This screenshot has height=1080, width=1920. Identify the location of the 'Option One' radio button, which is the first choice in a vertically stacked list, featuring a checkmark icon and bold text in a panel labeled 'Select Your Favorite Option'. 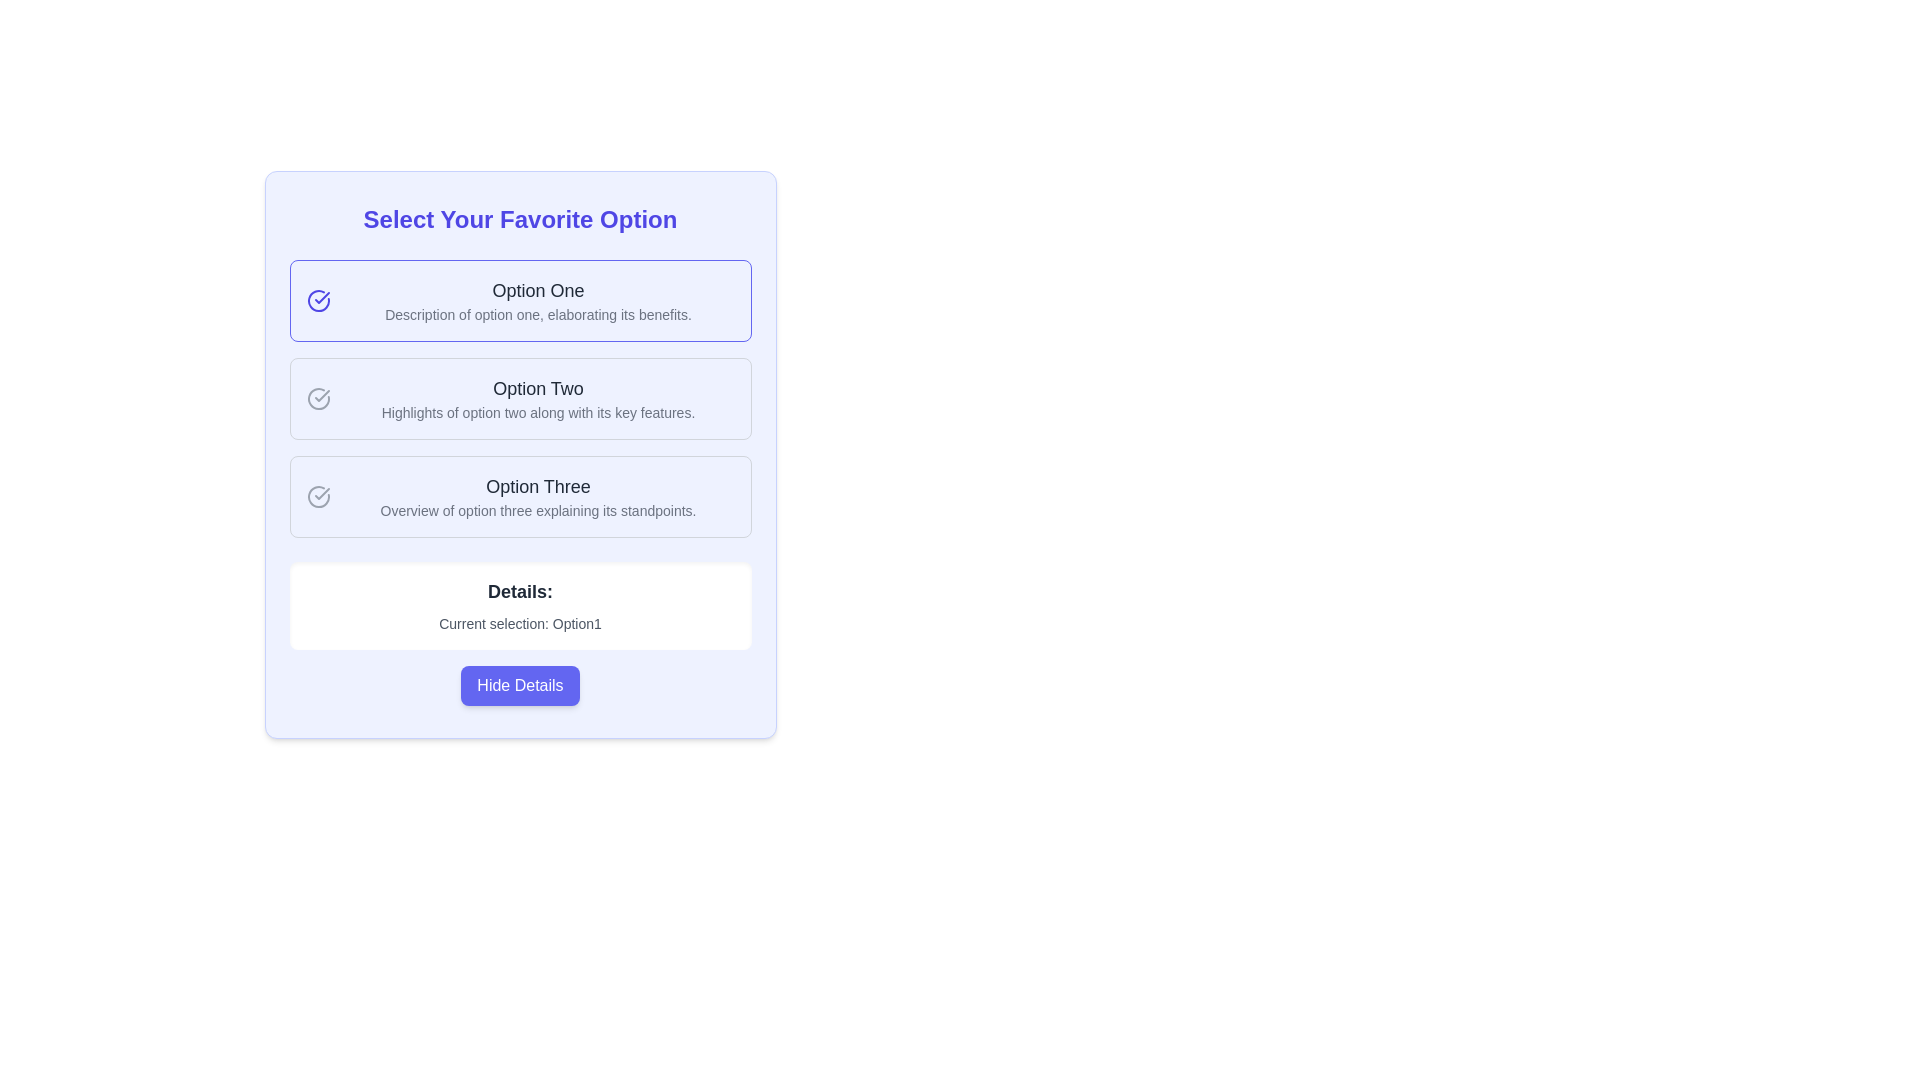
(520, 300).